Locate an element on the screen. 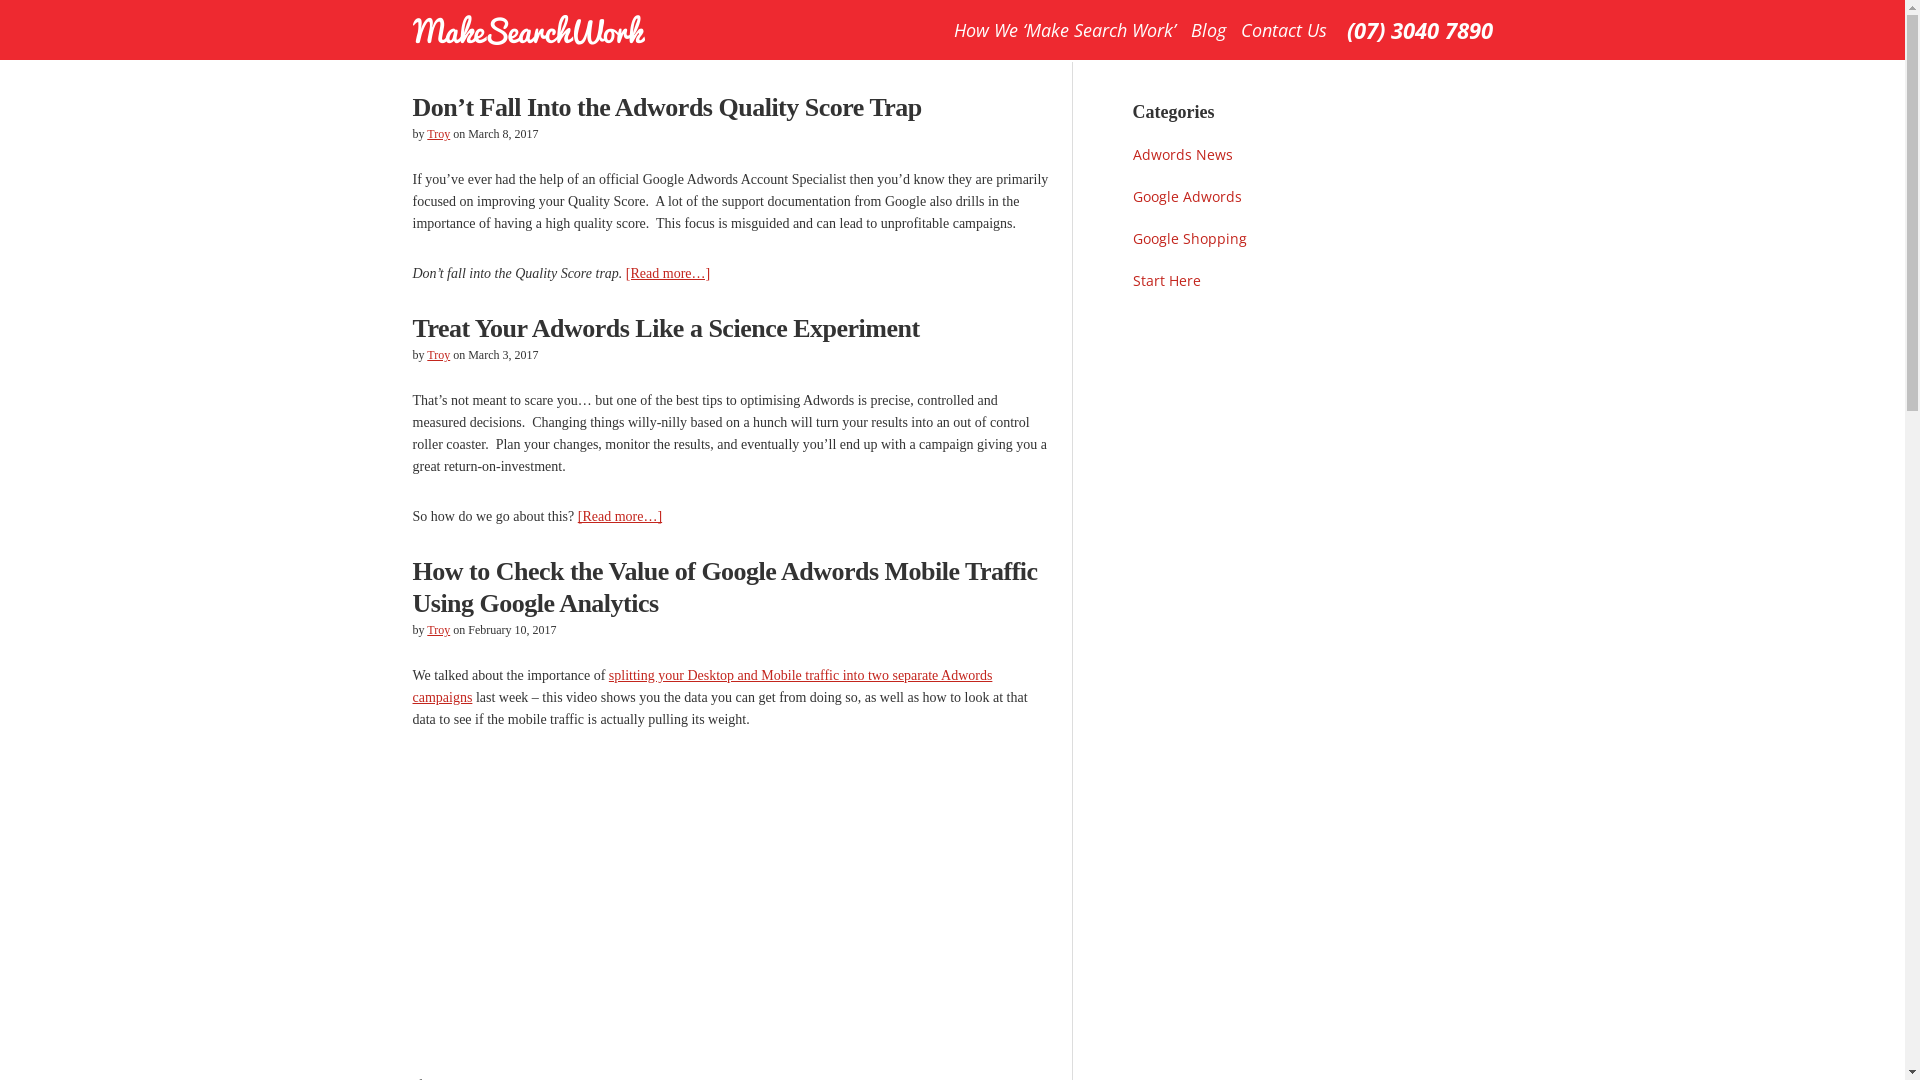 The width and height of the screenshot is (1920, 1080). 'Treat Your Adwords Like a Science Experiment' is located at coordinates (665, 327).